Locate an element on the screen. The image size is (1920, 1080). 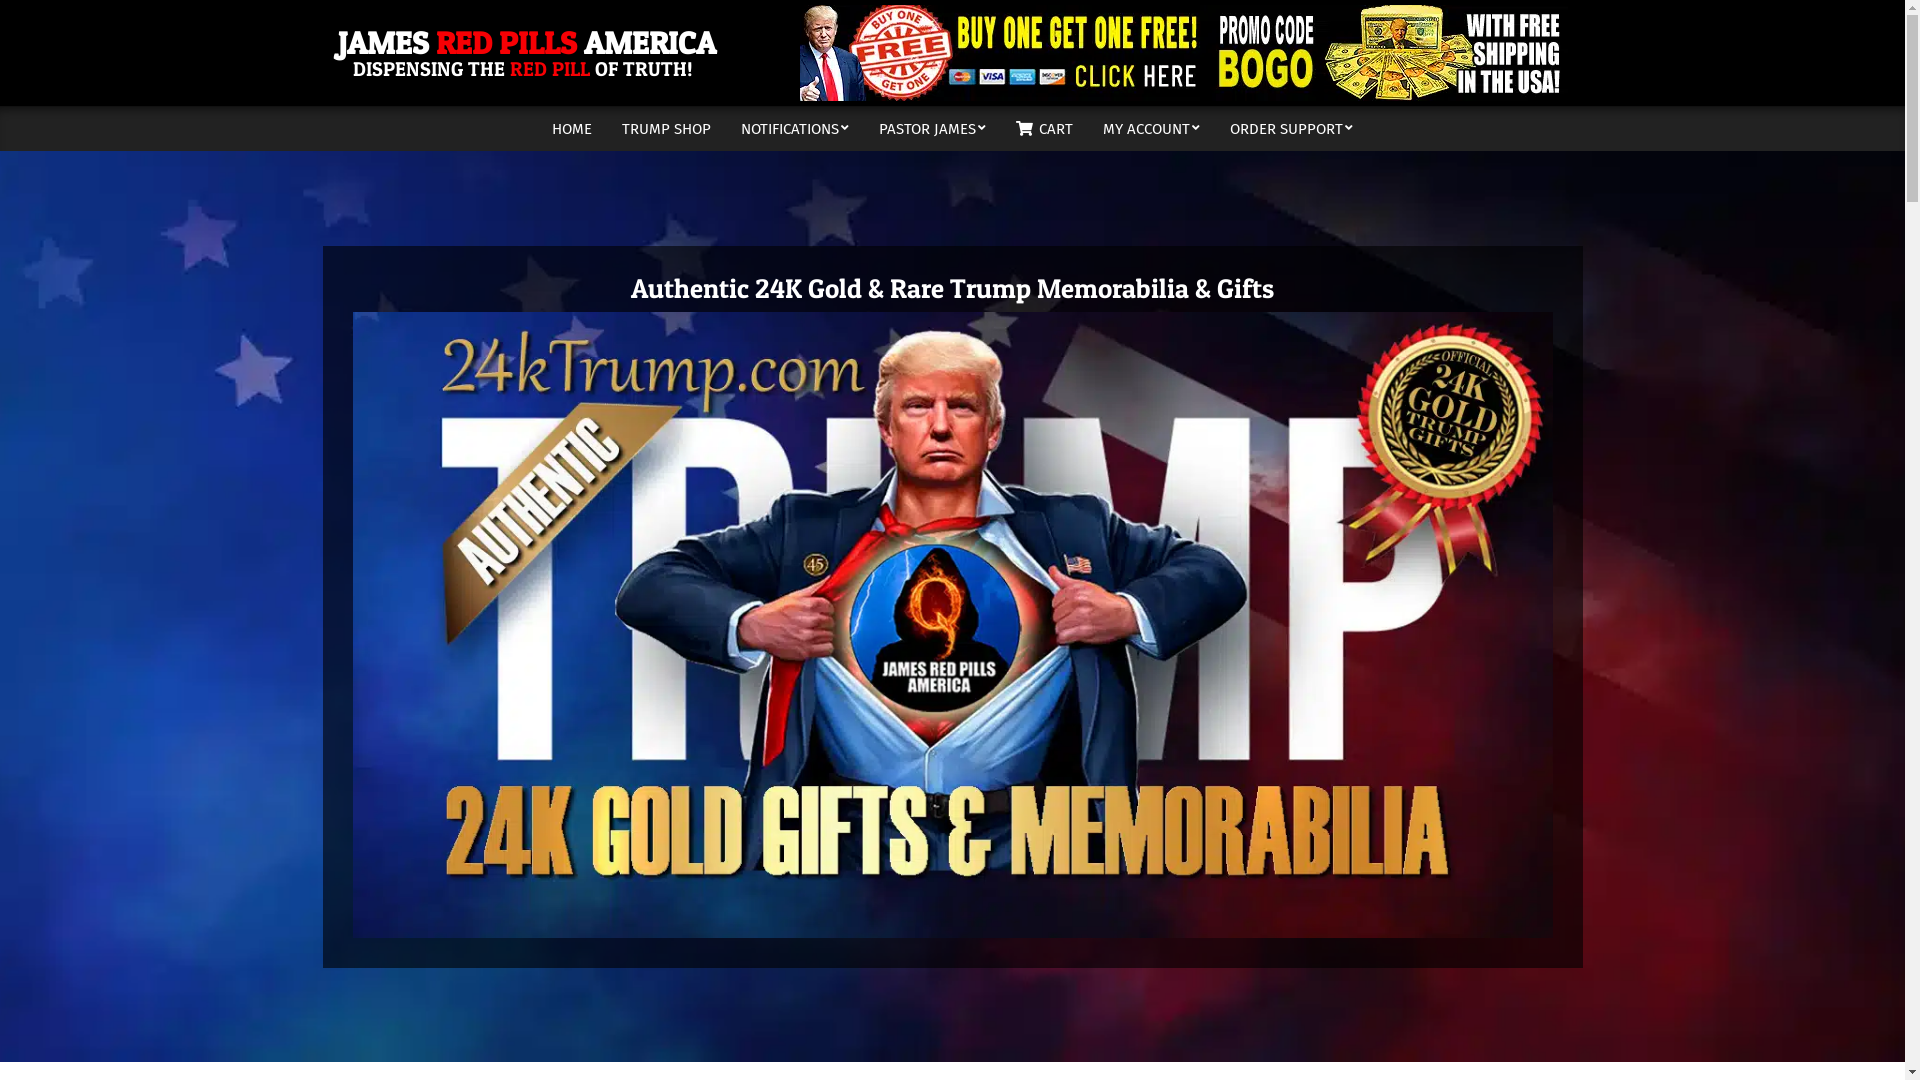
'HOME' is located at coordinates (570, 128).